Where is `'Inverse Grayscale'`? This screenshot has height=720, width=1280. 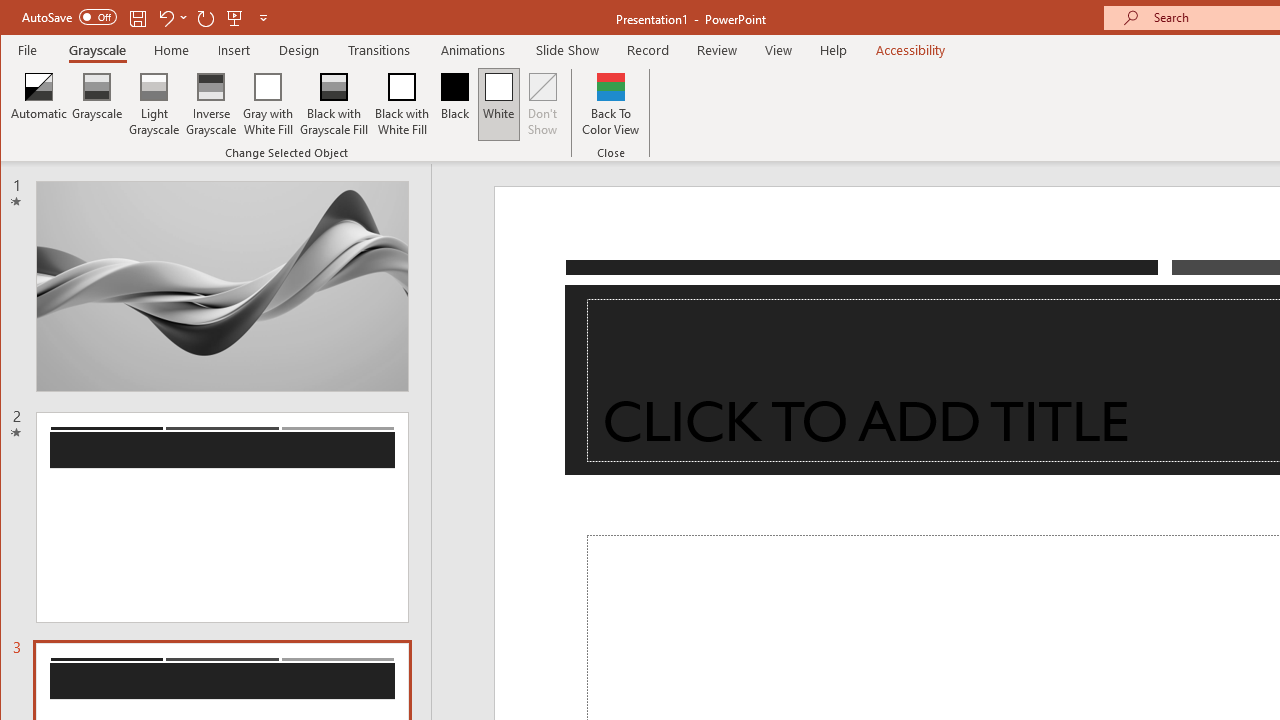
'Inverse Grayscale' is located at coordinates (211, 104).